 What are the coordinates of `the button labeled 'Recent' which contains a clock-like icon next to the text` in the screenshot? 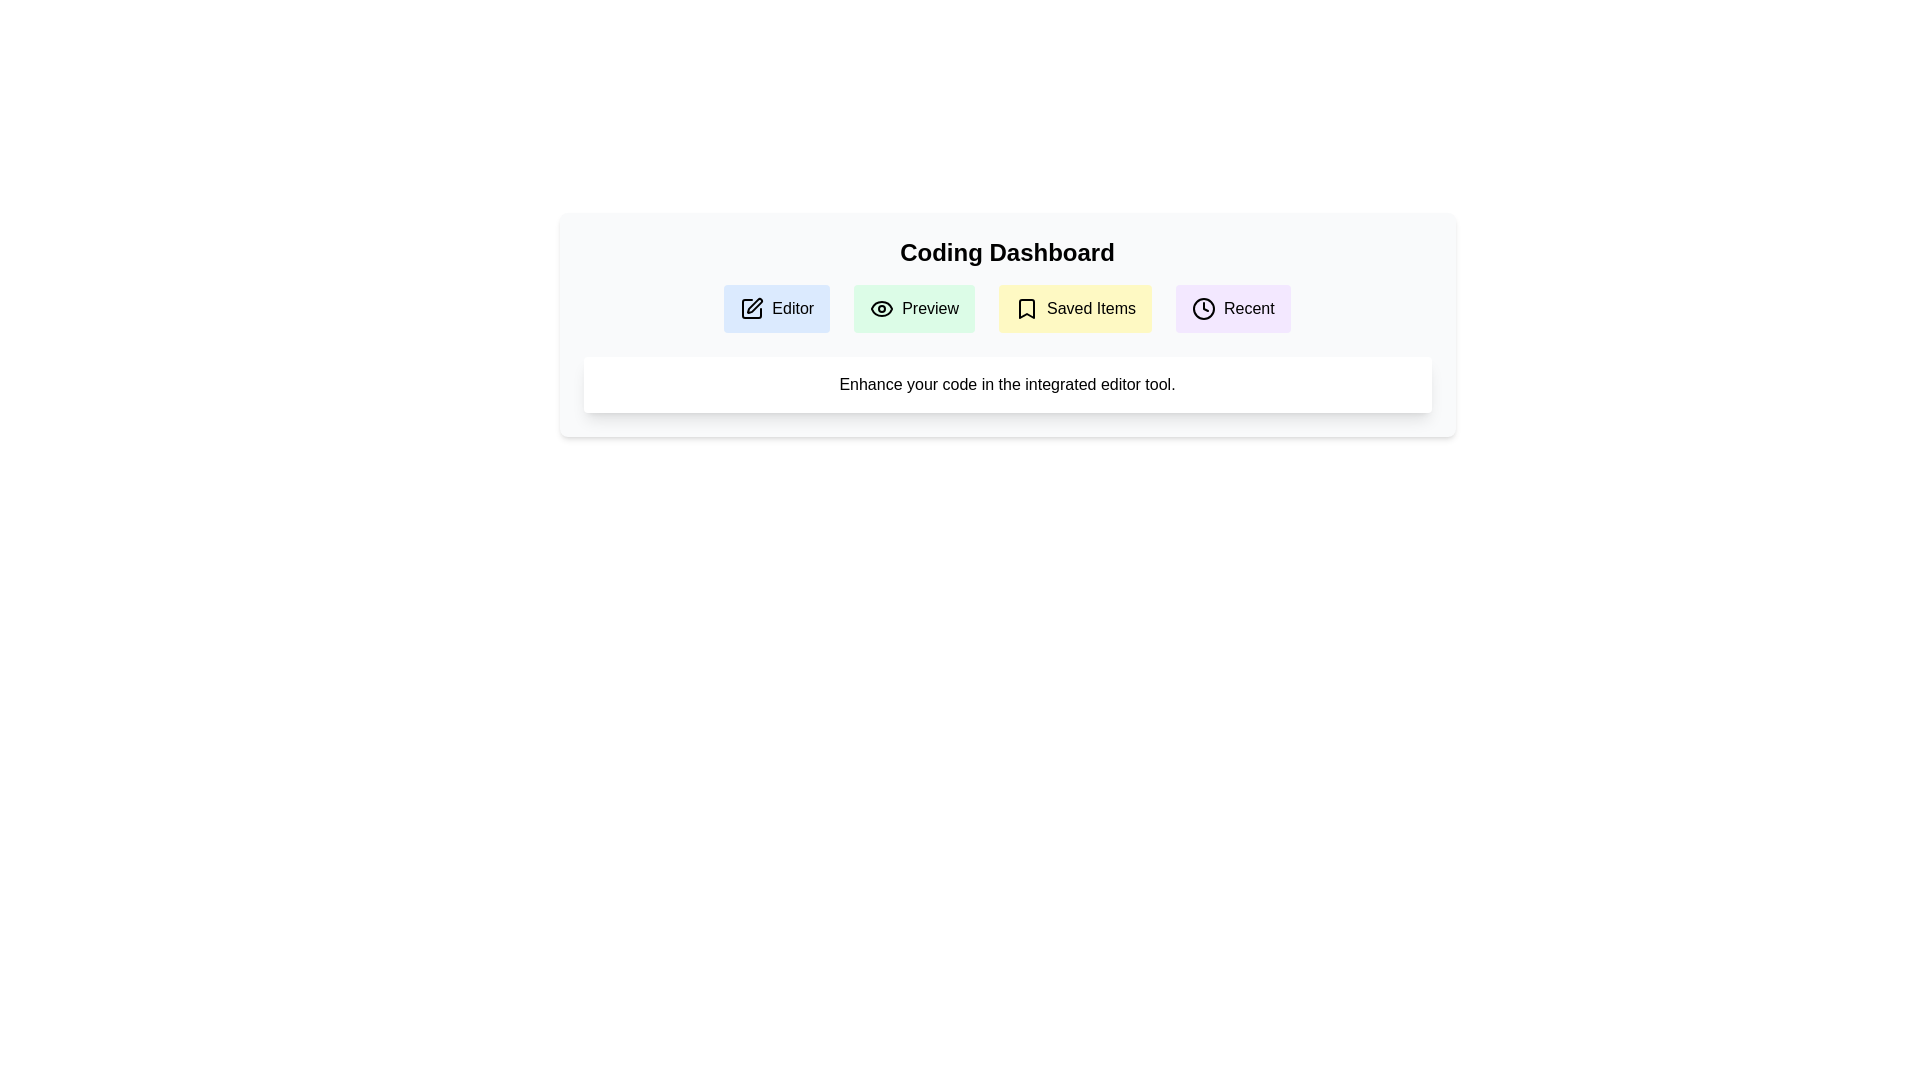 It's located at (1203, 308).